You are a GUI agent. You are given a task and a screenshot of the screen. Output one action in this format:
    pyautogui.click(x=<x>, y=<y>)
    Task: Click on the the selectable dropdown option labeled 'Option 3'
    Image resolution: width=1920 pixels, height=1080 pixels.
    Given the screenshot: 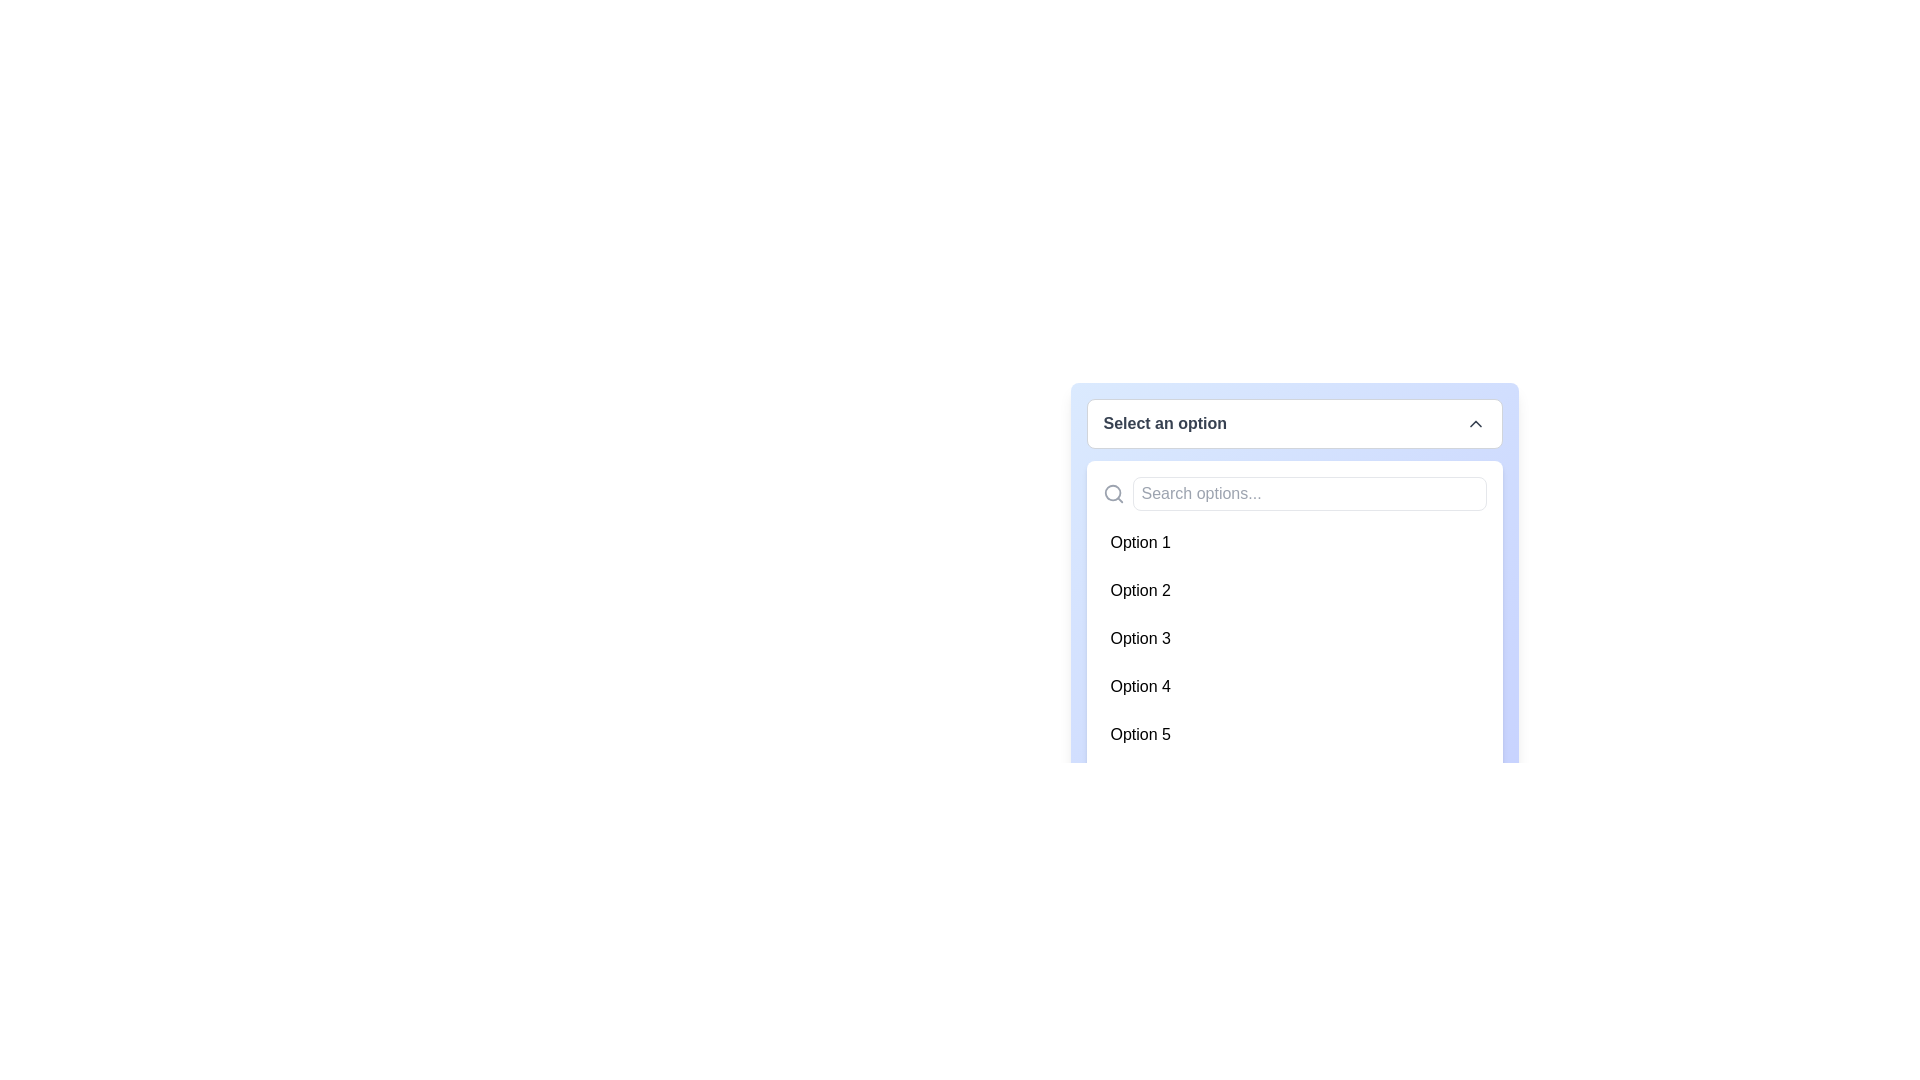 What is the action you would take?
    pyautogui.click(x=1294, y=639)
    